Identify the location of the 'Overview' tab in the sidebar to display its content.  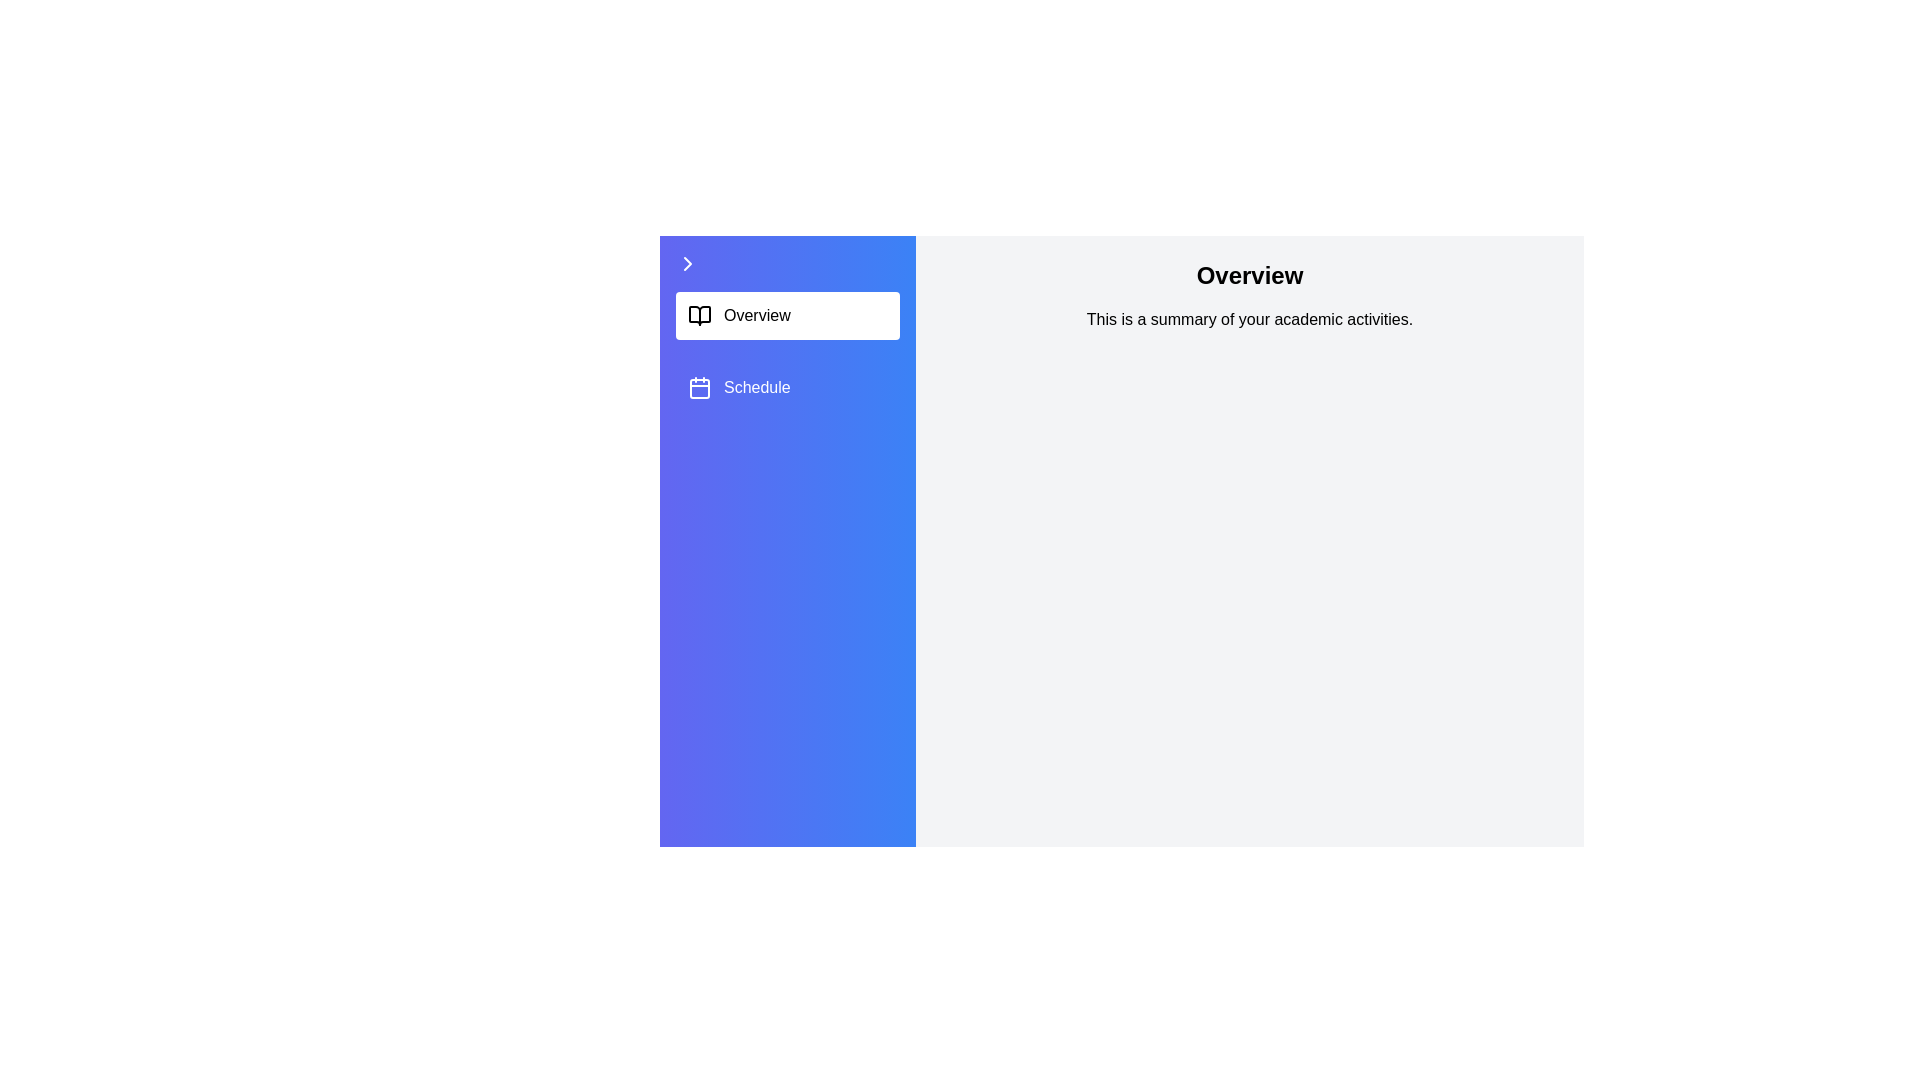
(786, 315).